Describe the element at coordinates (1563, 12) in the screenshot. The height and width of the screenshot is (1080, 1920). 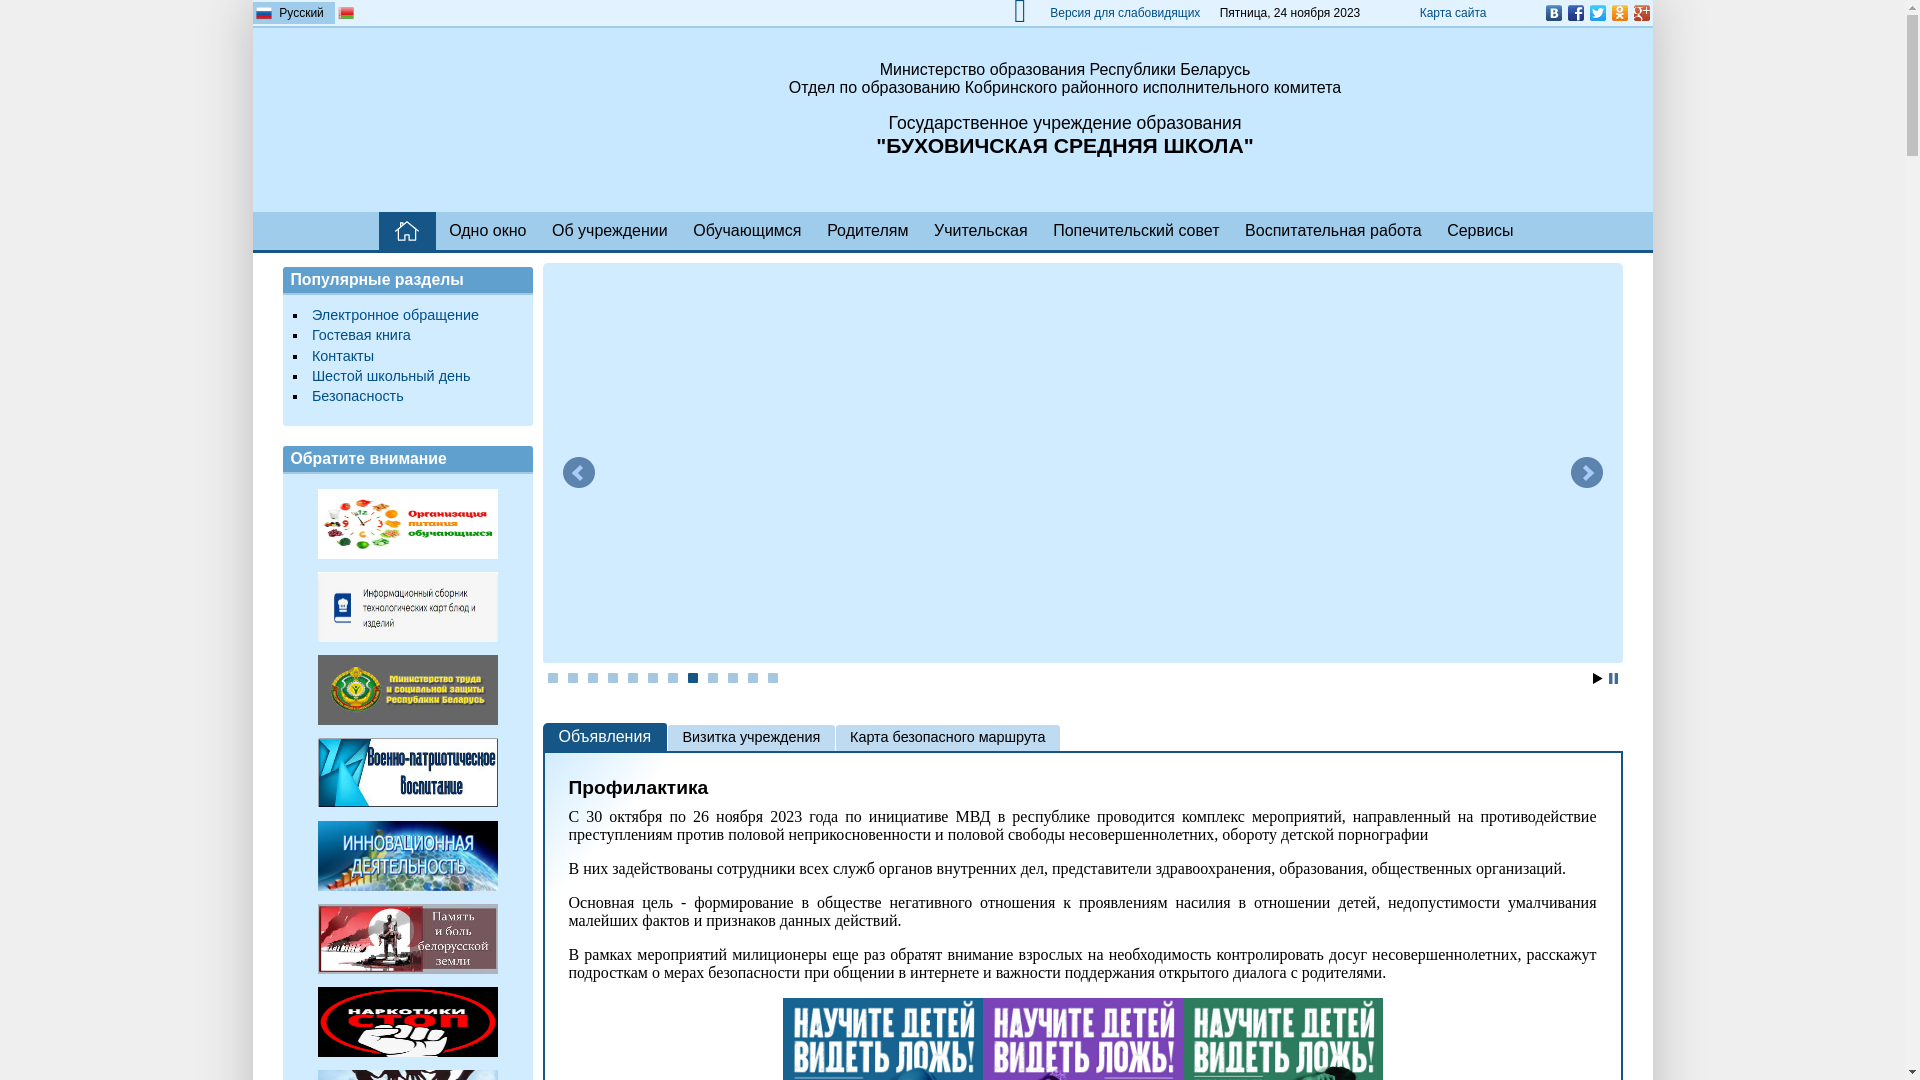
I see `'Facebook'` at that location.